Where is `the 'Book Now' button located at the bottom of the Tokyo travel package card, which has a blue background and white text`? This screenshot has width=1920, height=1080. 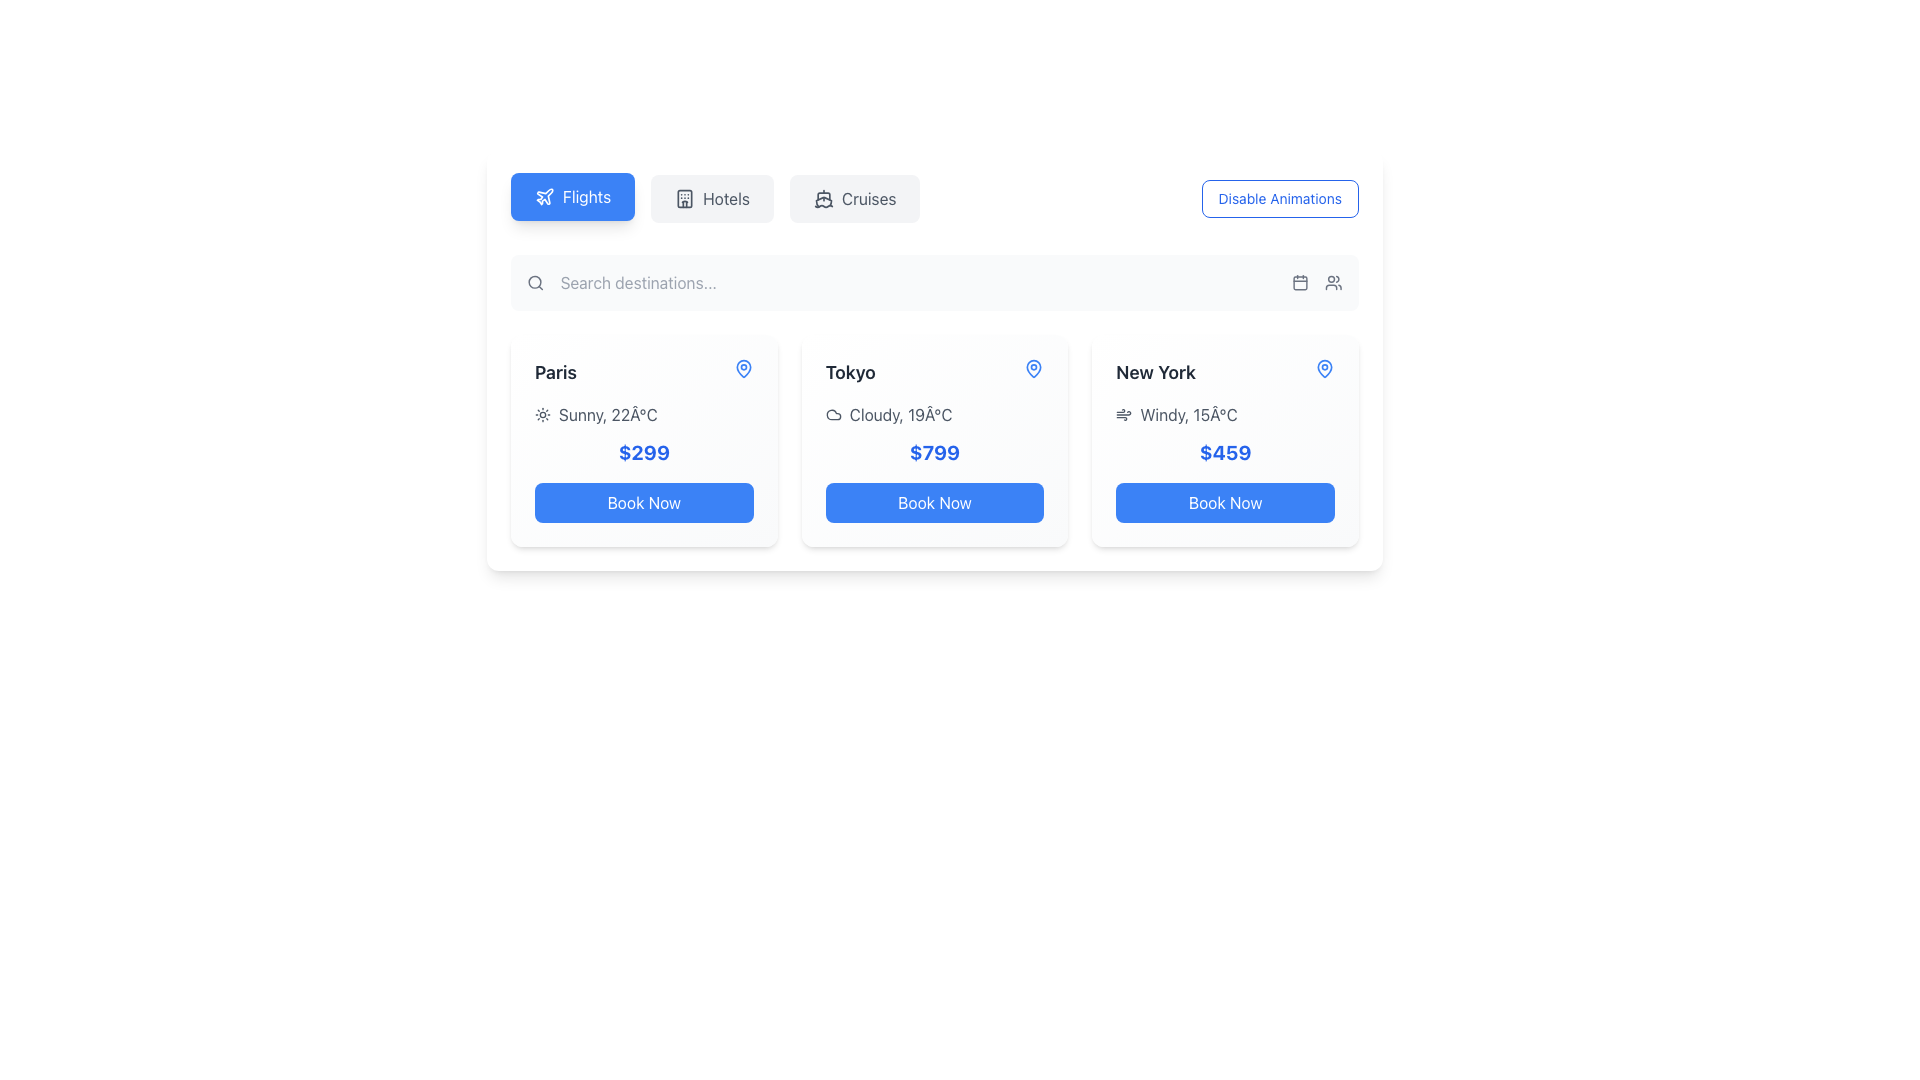
the 'Book Now' button located at the bottom of the Tokyo travel package card, which has a blue background and white text is located at coordinates (934, 501).